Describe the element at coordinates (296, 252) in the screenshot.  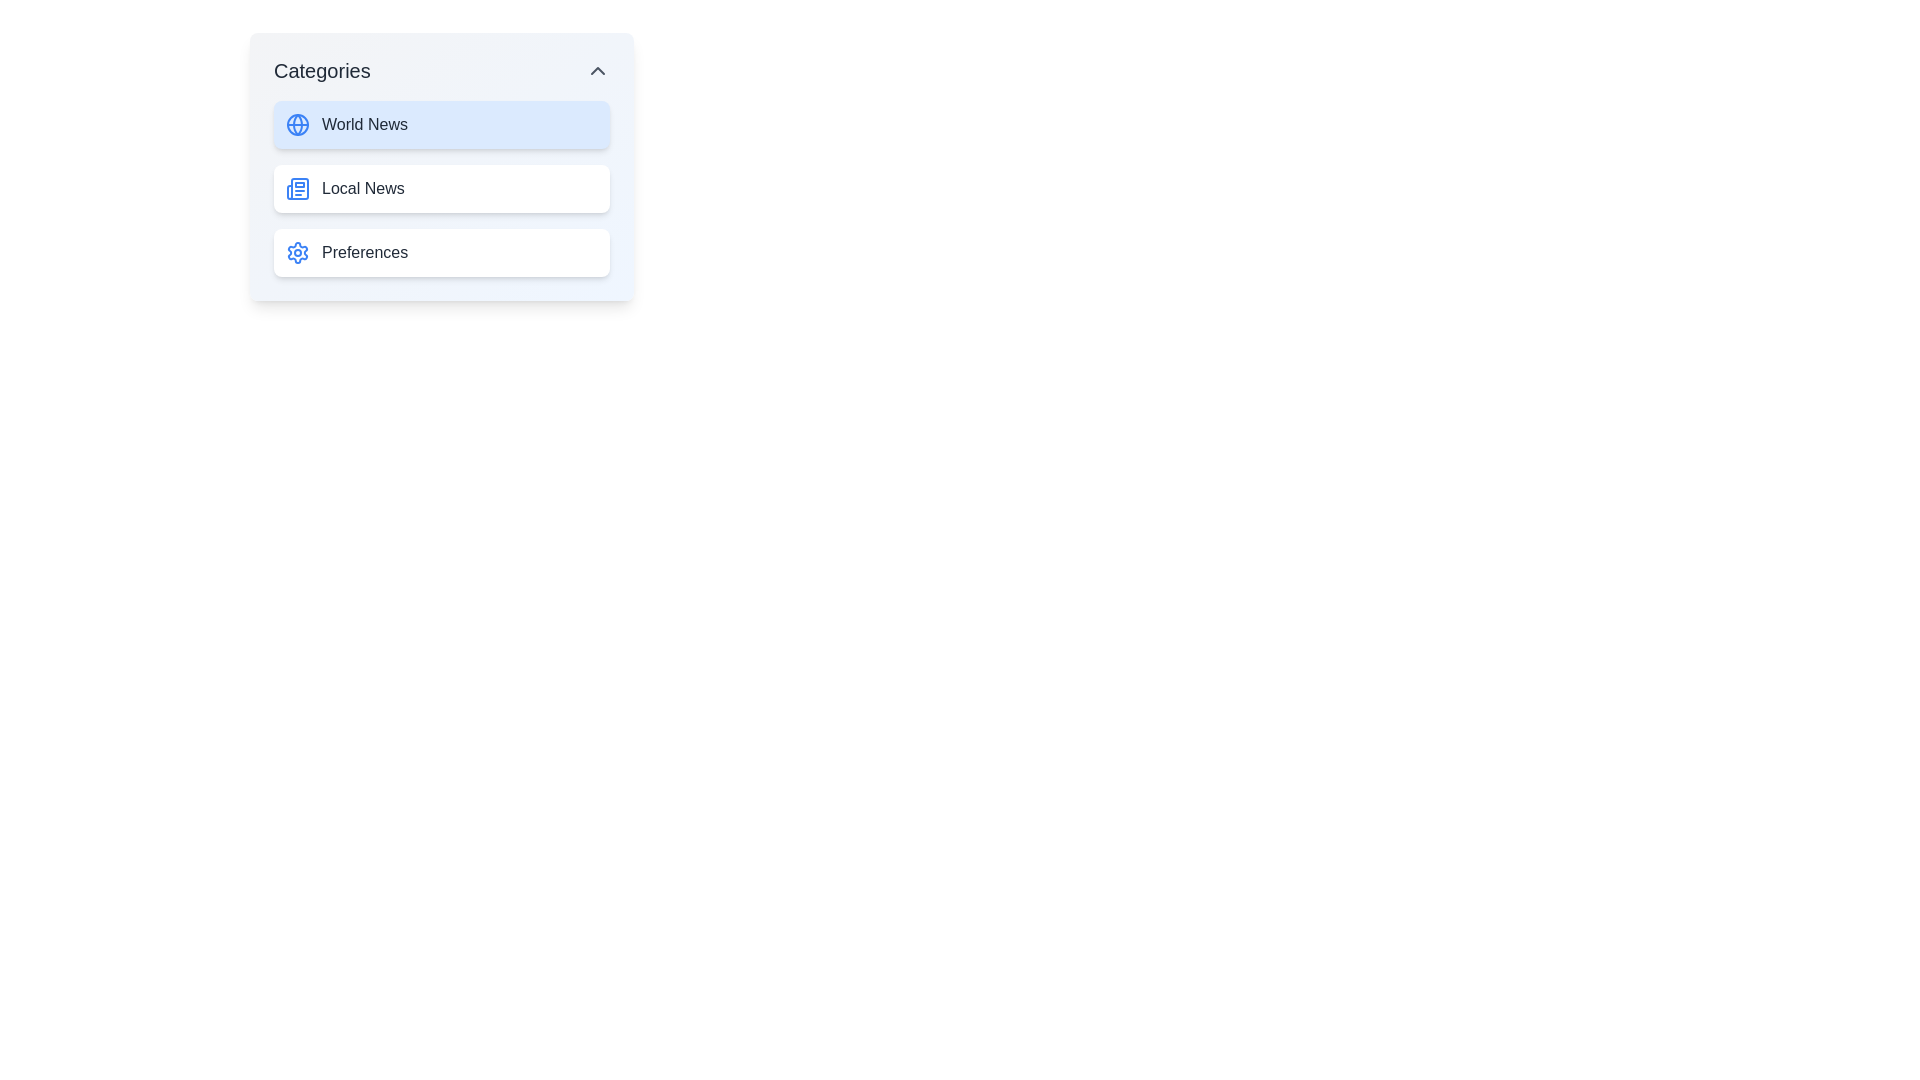
I see `the settings icon, depicted as a blue cogwheel, in the left-side menu under 'Preferences'` at that location.